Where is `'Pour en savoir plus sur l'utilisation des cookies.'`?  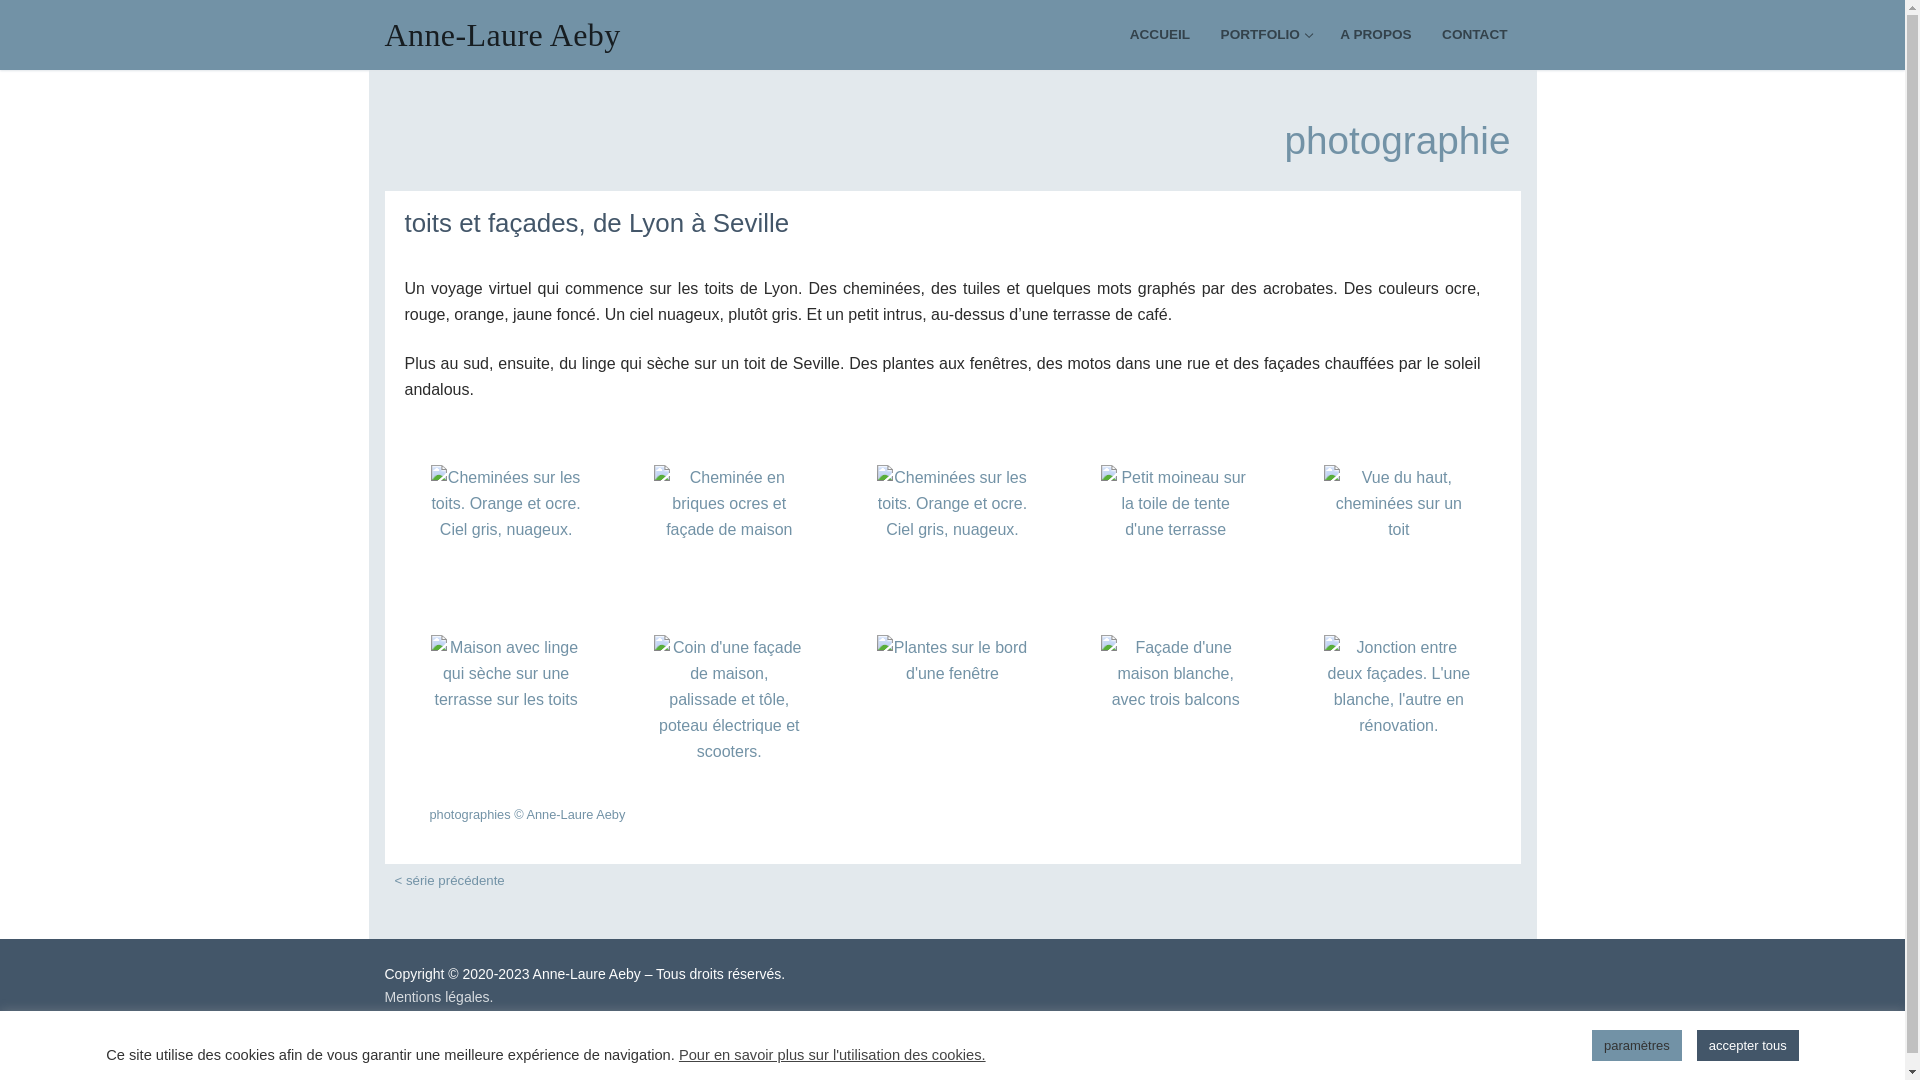 'Pour en savoir plus sur l'utilisation des cookies.' is located at coordinates (832, 1052).